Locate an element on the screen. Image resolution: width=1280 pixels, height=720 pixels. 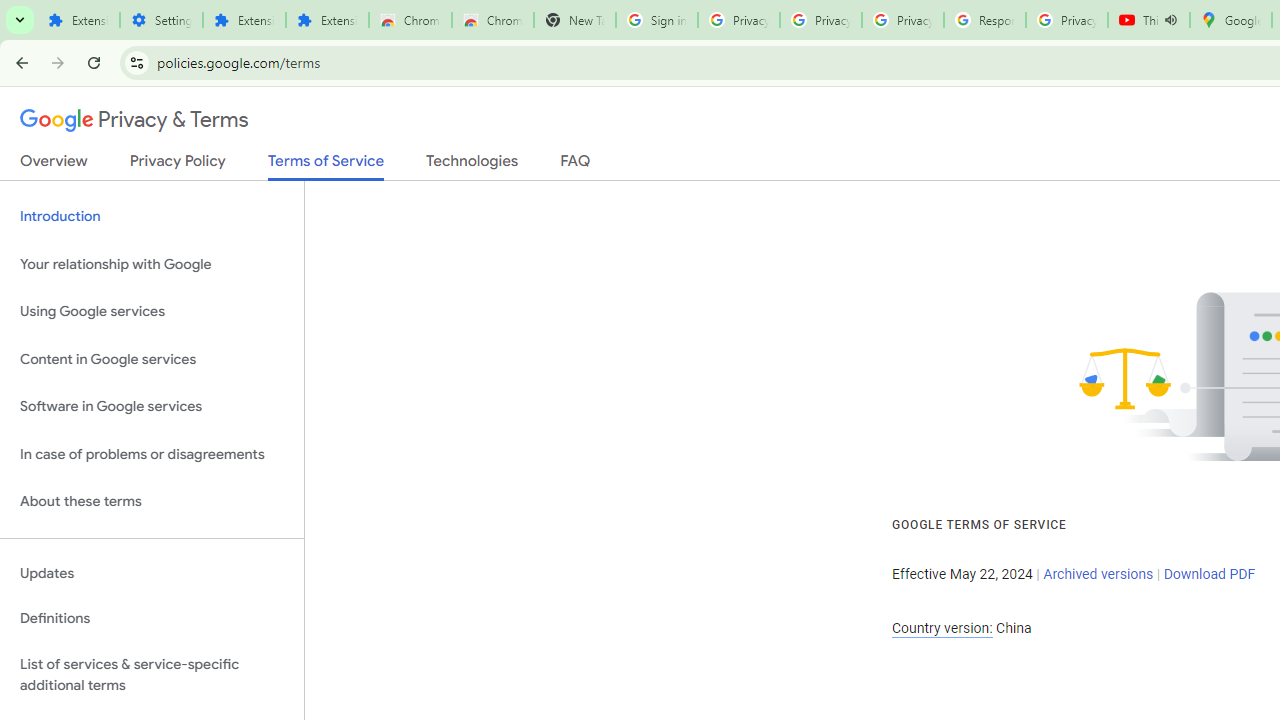
'Using Google services' is located at coordinates (151, 312).